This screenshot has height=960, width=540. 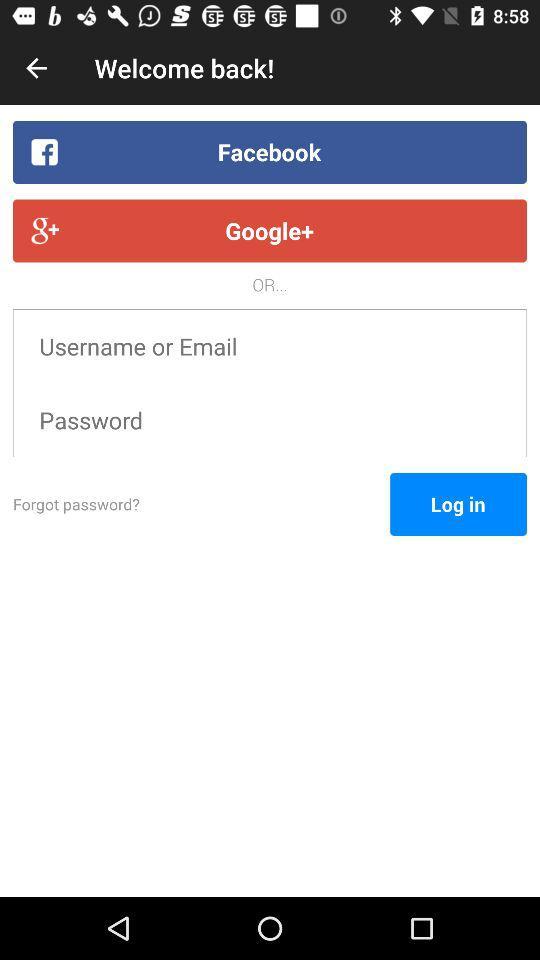 What do you see at coordinates (201, 503) in the screenshot?
I see `item to the left of the log in item` at bounding box center [201, 503].